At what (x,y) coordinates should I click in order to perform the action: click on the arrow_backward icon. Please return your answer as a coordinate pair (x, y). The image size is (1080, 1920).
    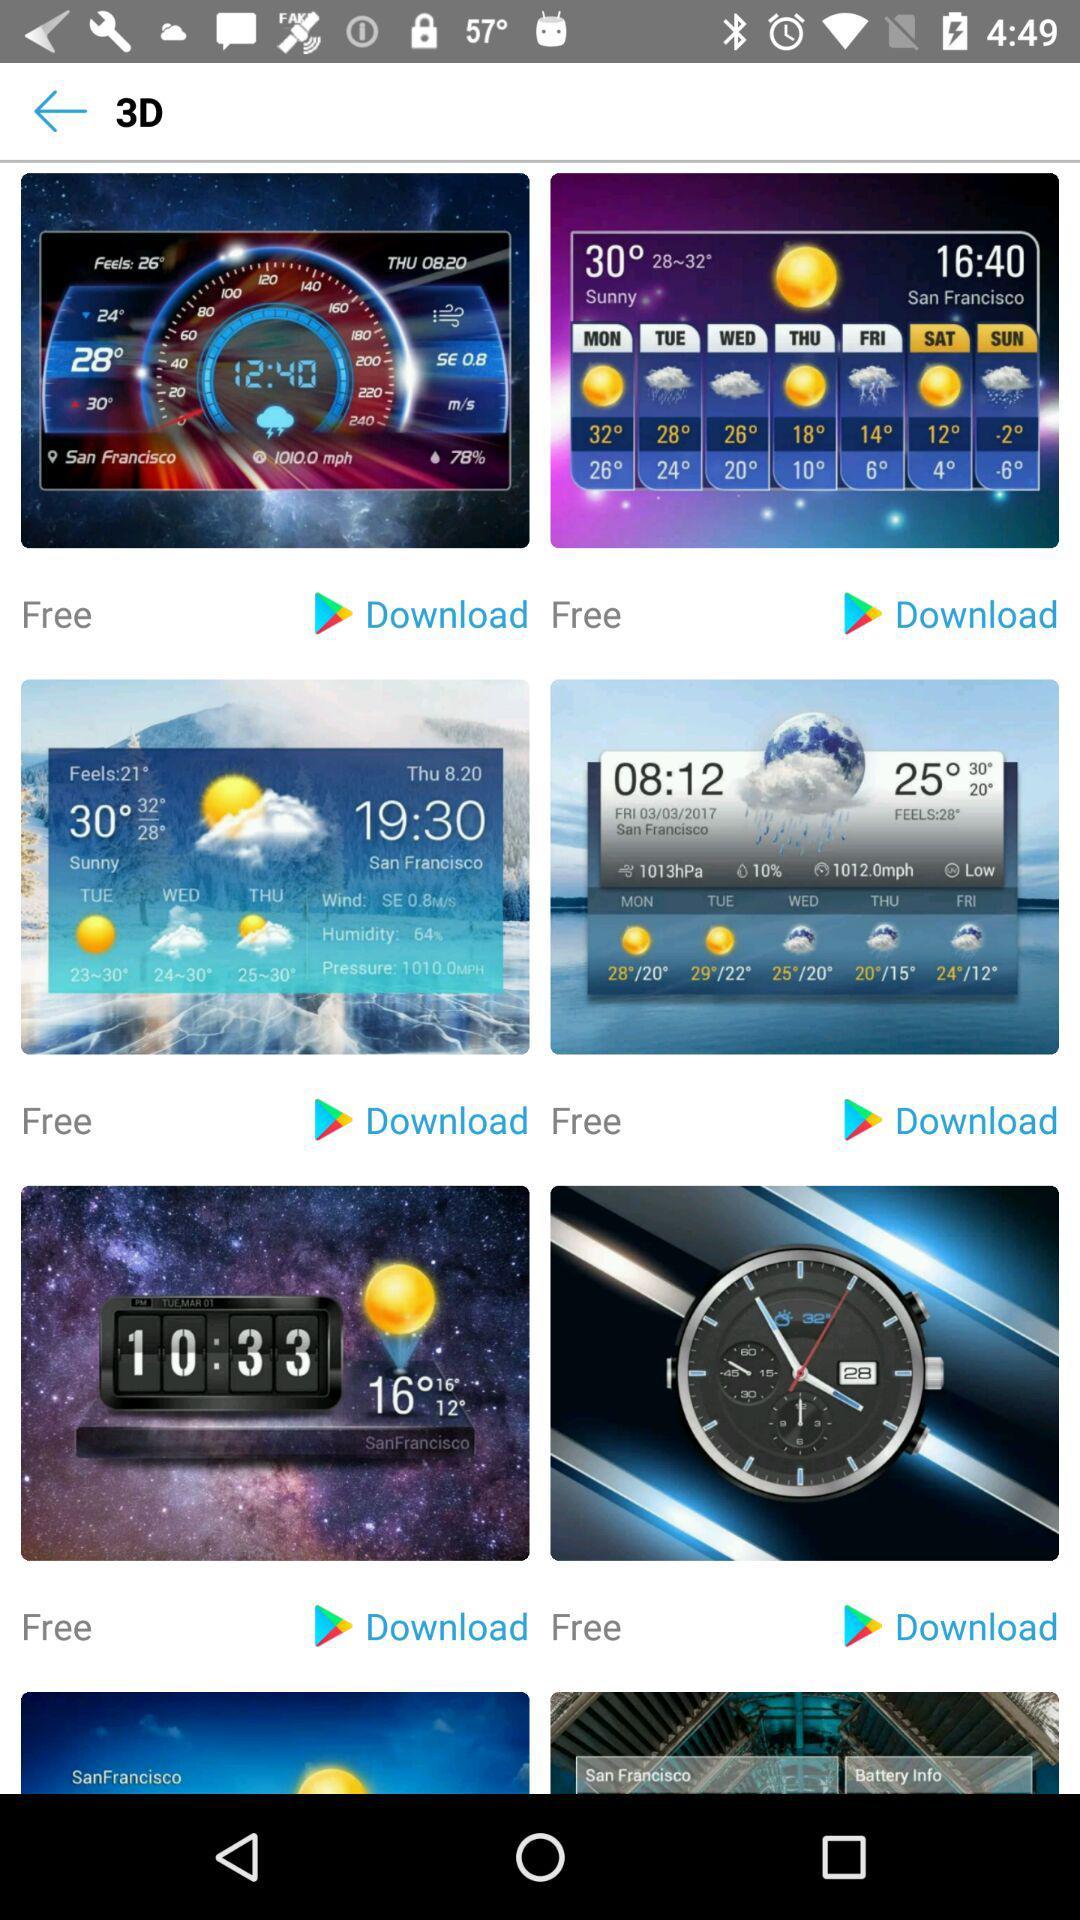
    Looking at the image, I should click on (59, 110).